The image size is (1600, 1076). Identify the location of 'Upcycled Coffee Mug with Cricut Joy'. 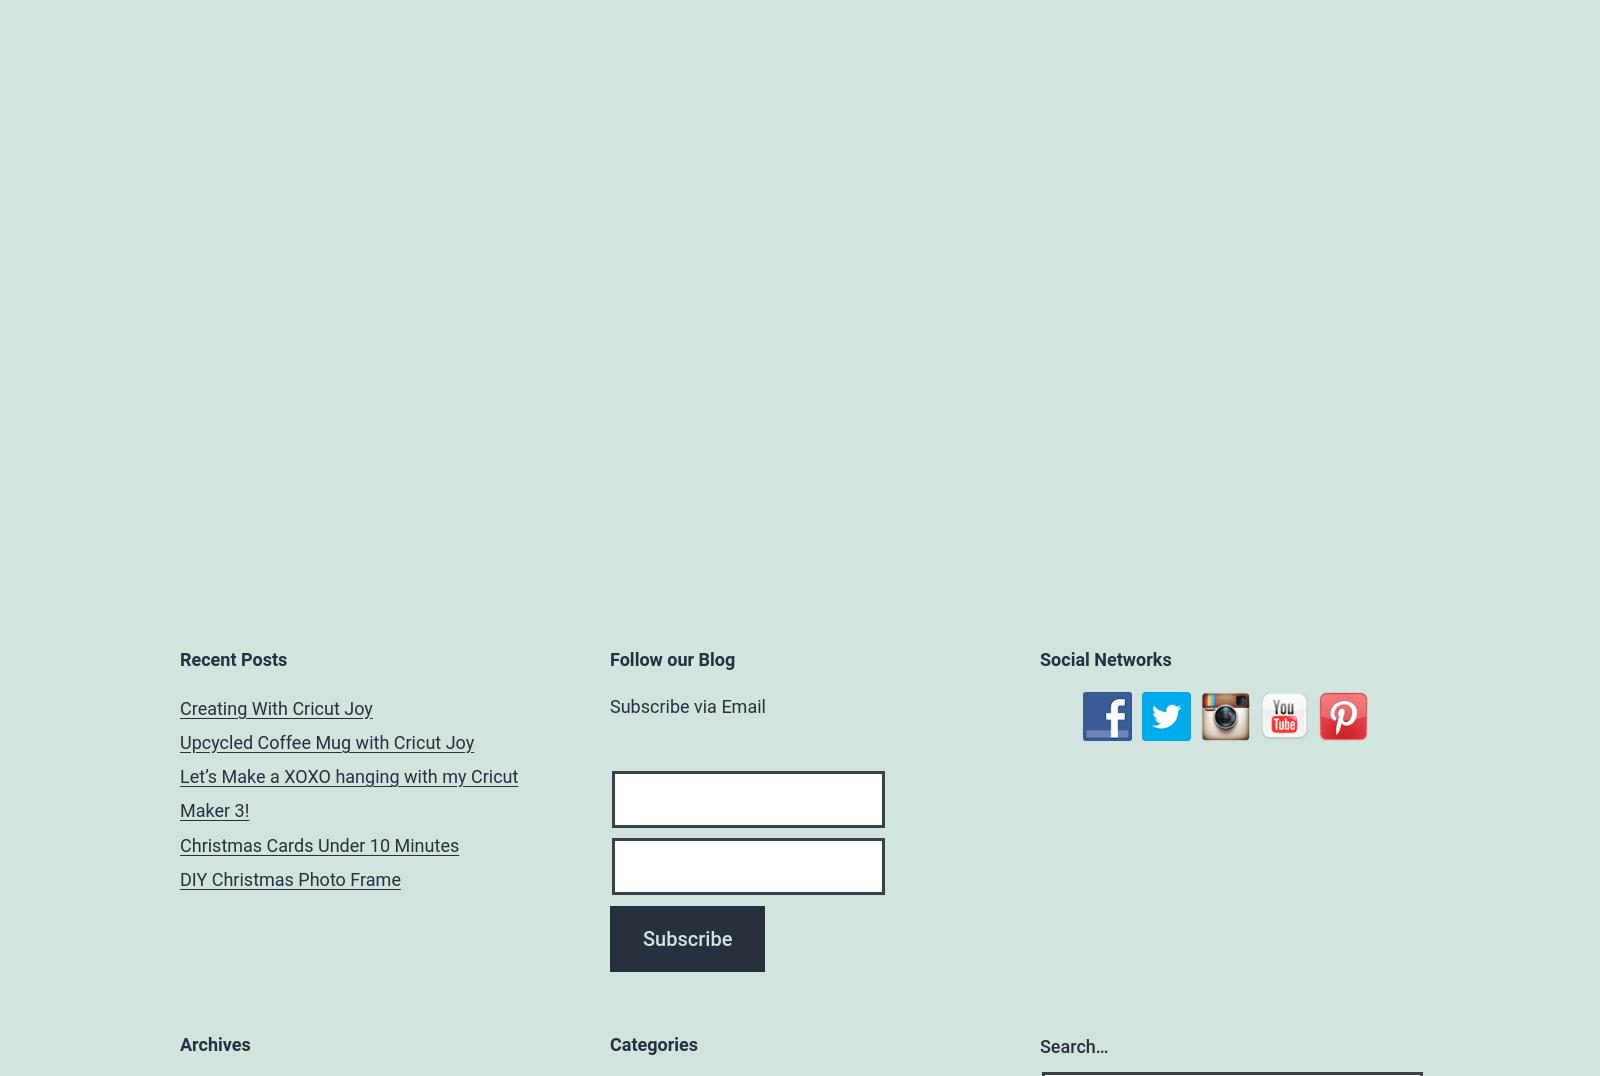
(327, 740).